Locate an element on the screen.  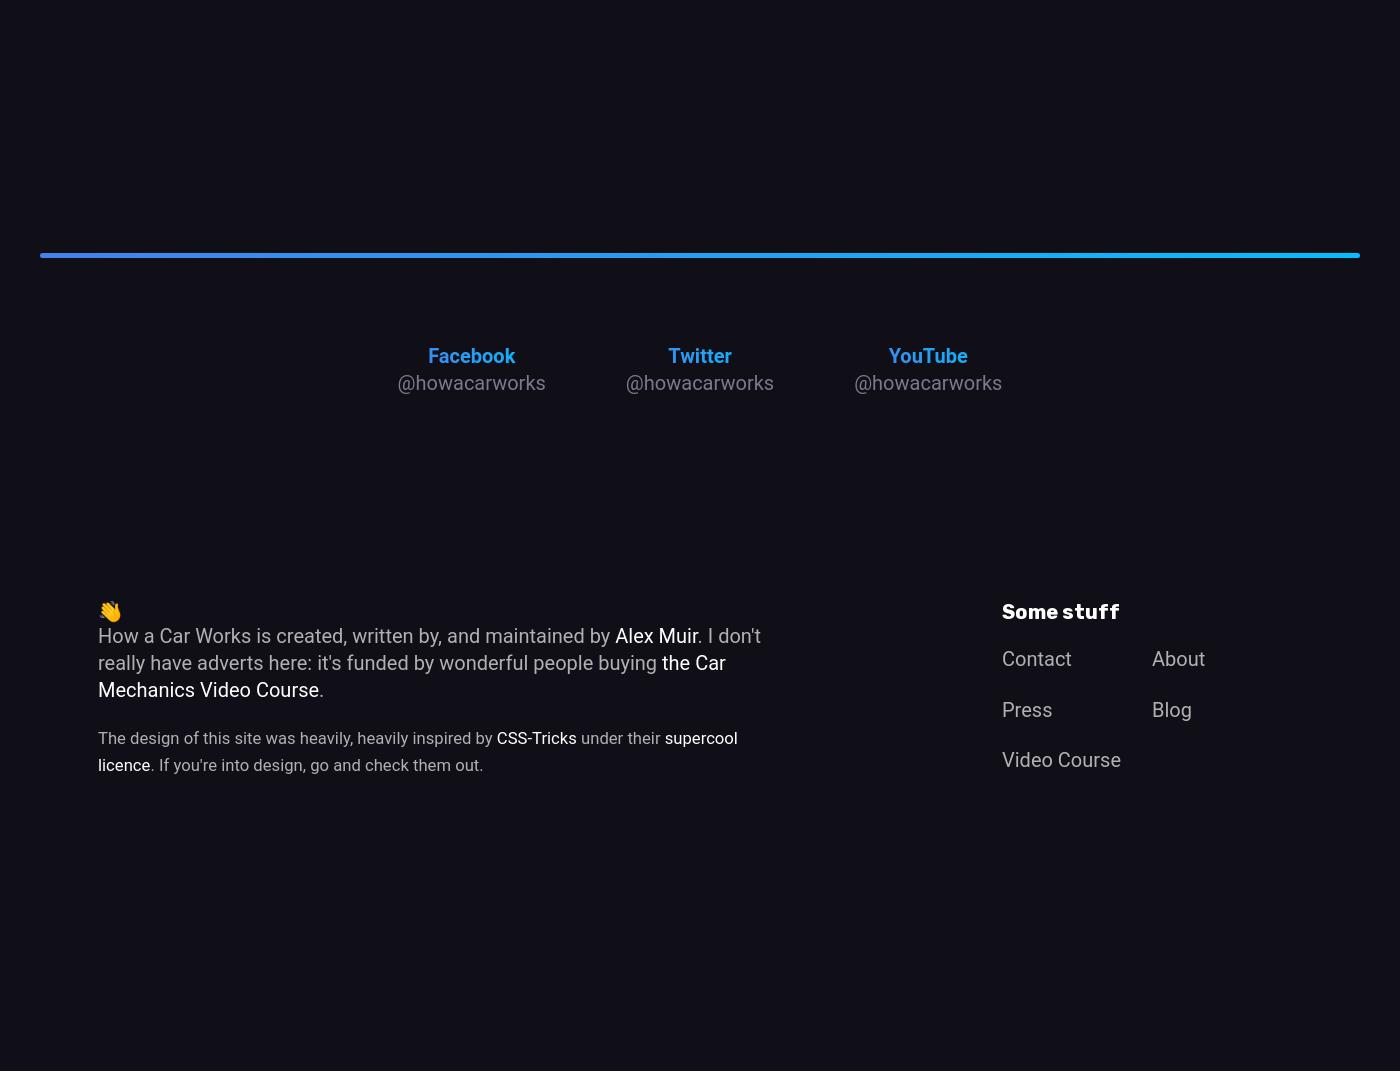
'CSS-Tricks' is located at coordinates (536, 737).